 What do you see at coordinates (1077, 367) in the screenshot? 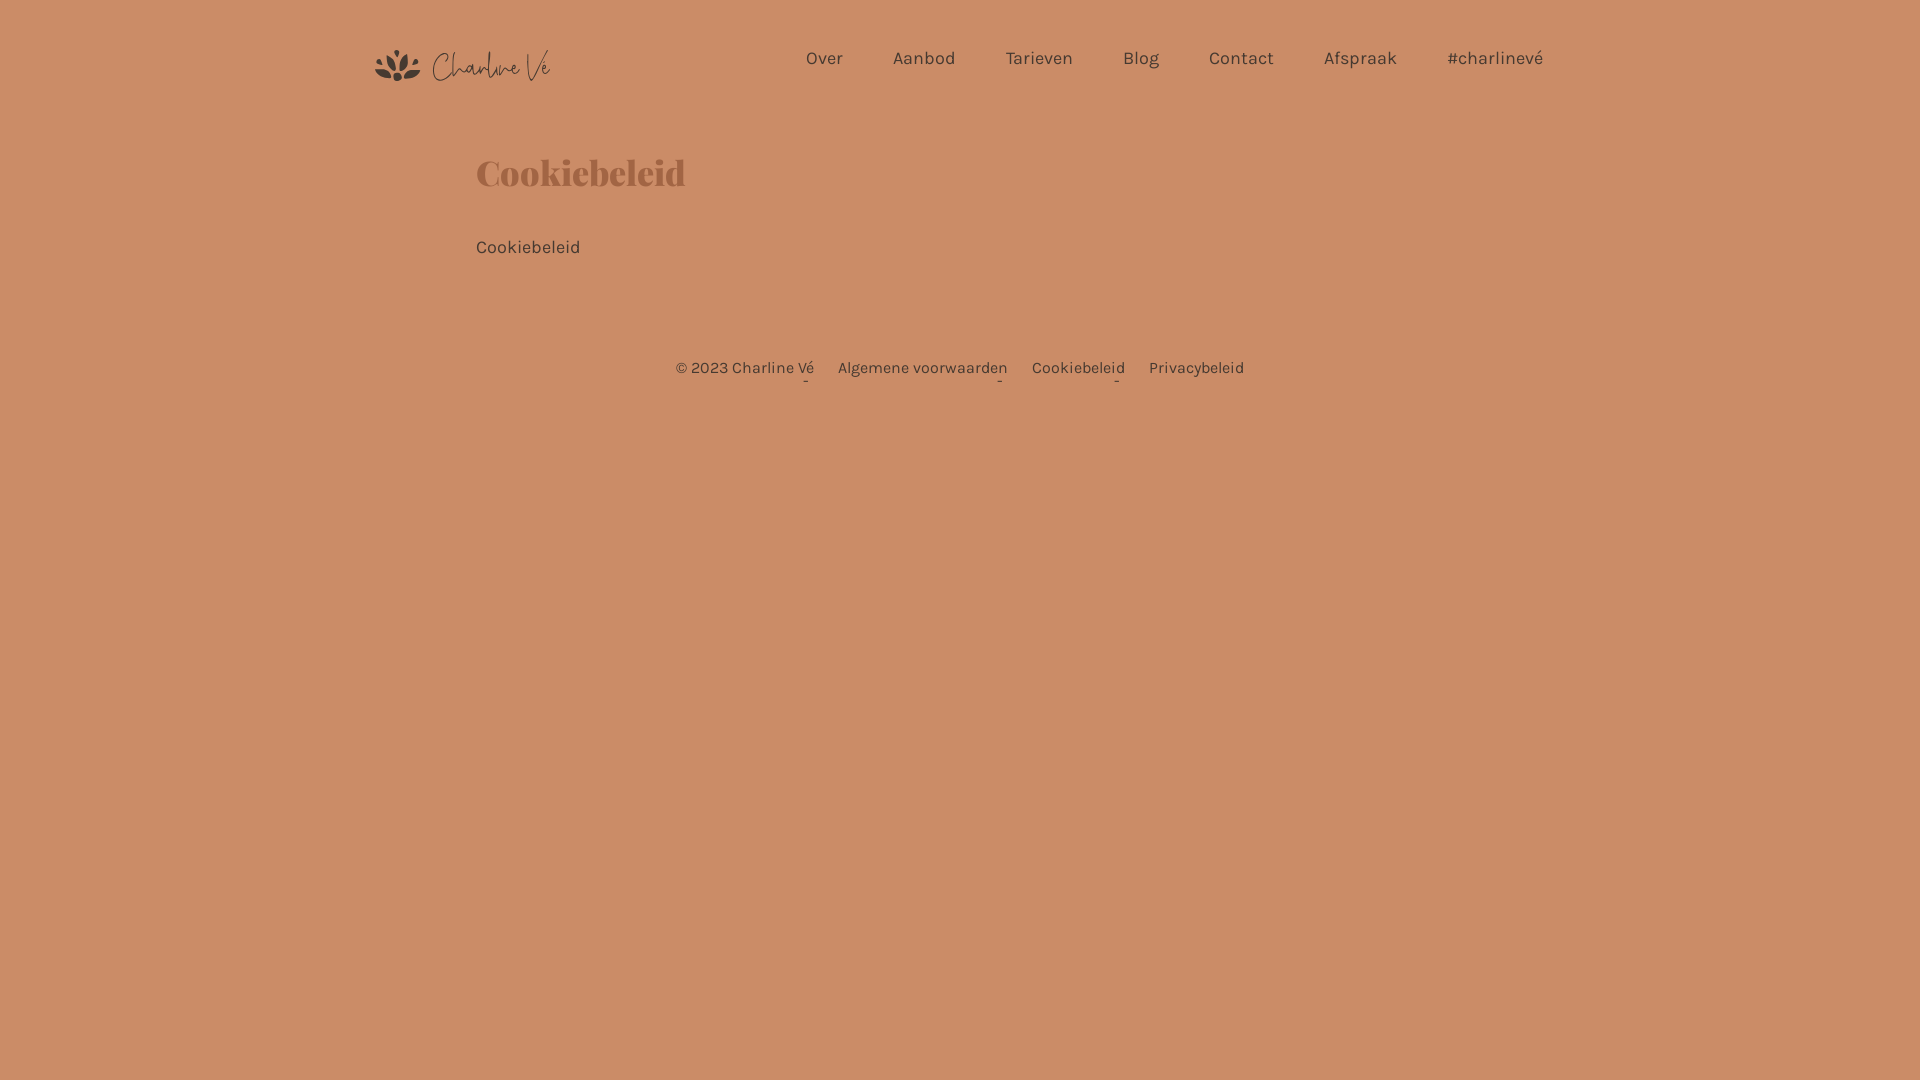
I see `'Cookiebeleid'` at bounding box center [1077, 367].